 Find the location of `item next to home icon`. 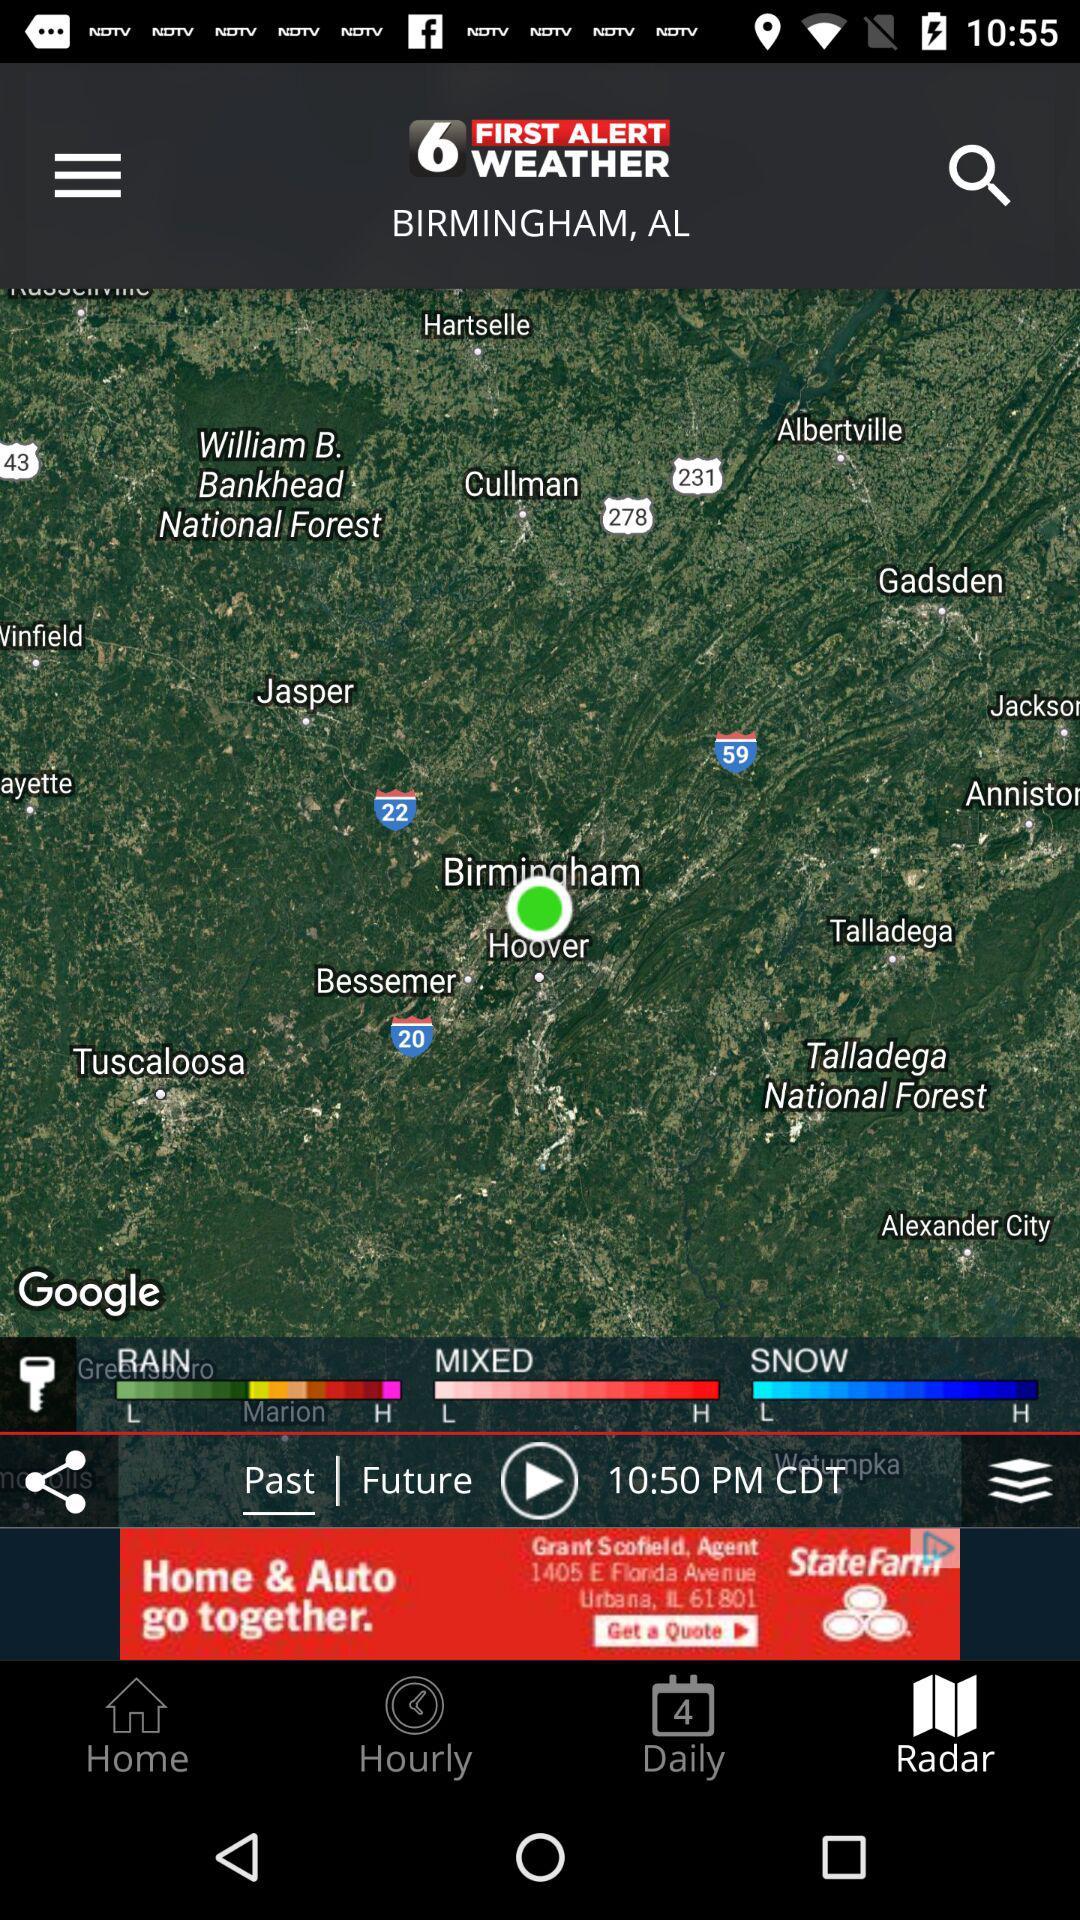

item next to home icon is located at coordinates (413, 1726).